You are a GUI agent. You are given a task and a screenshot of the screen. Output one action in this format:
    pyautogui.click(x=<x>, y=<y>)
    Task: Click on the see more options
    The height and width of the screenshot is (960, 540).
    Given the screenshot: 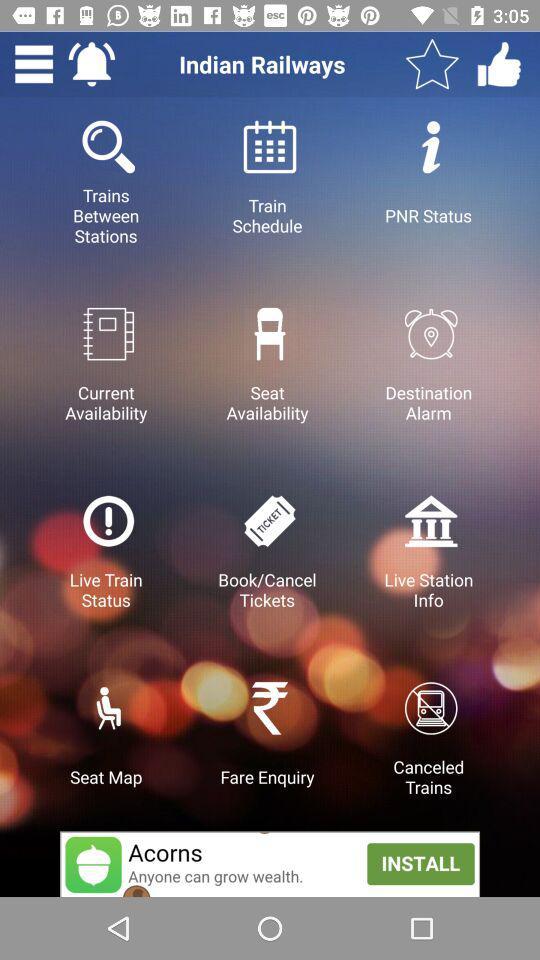 What is the action you would take?
    pyautogui.click(x=33, y=64)
    